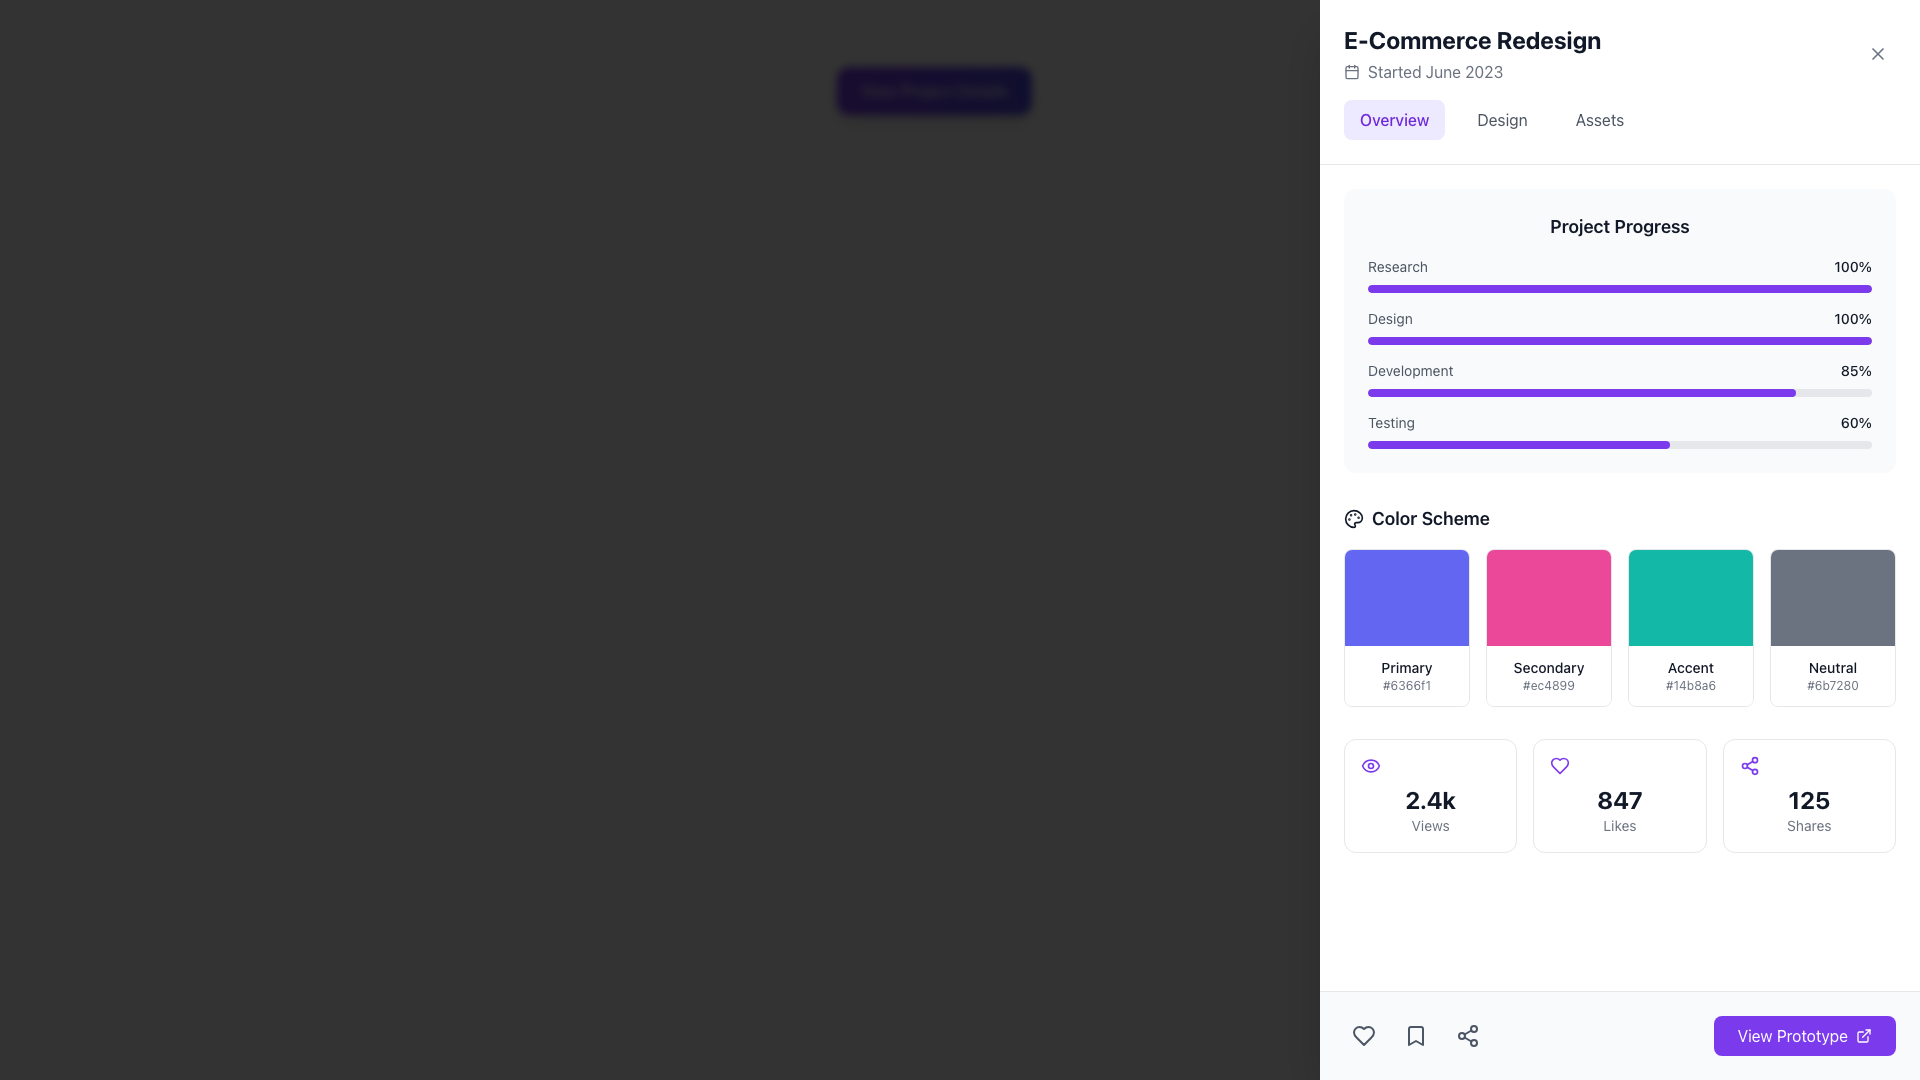  I want to click on the bookmark icon located in the bottom navigation bar, second from the left, so click(1415, 1035).